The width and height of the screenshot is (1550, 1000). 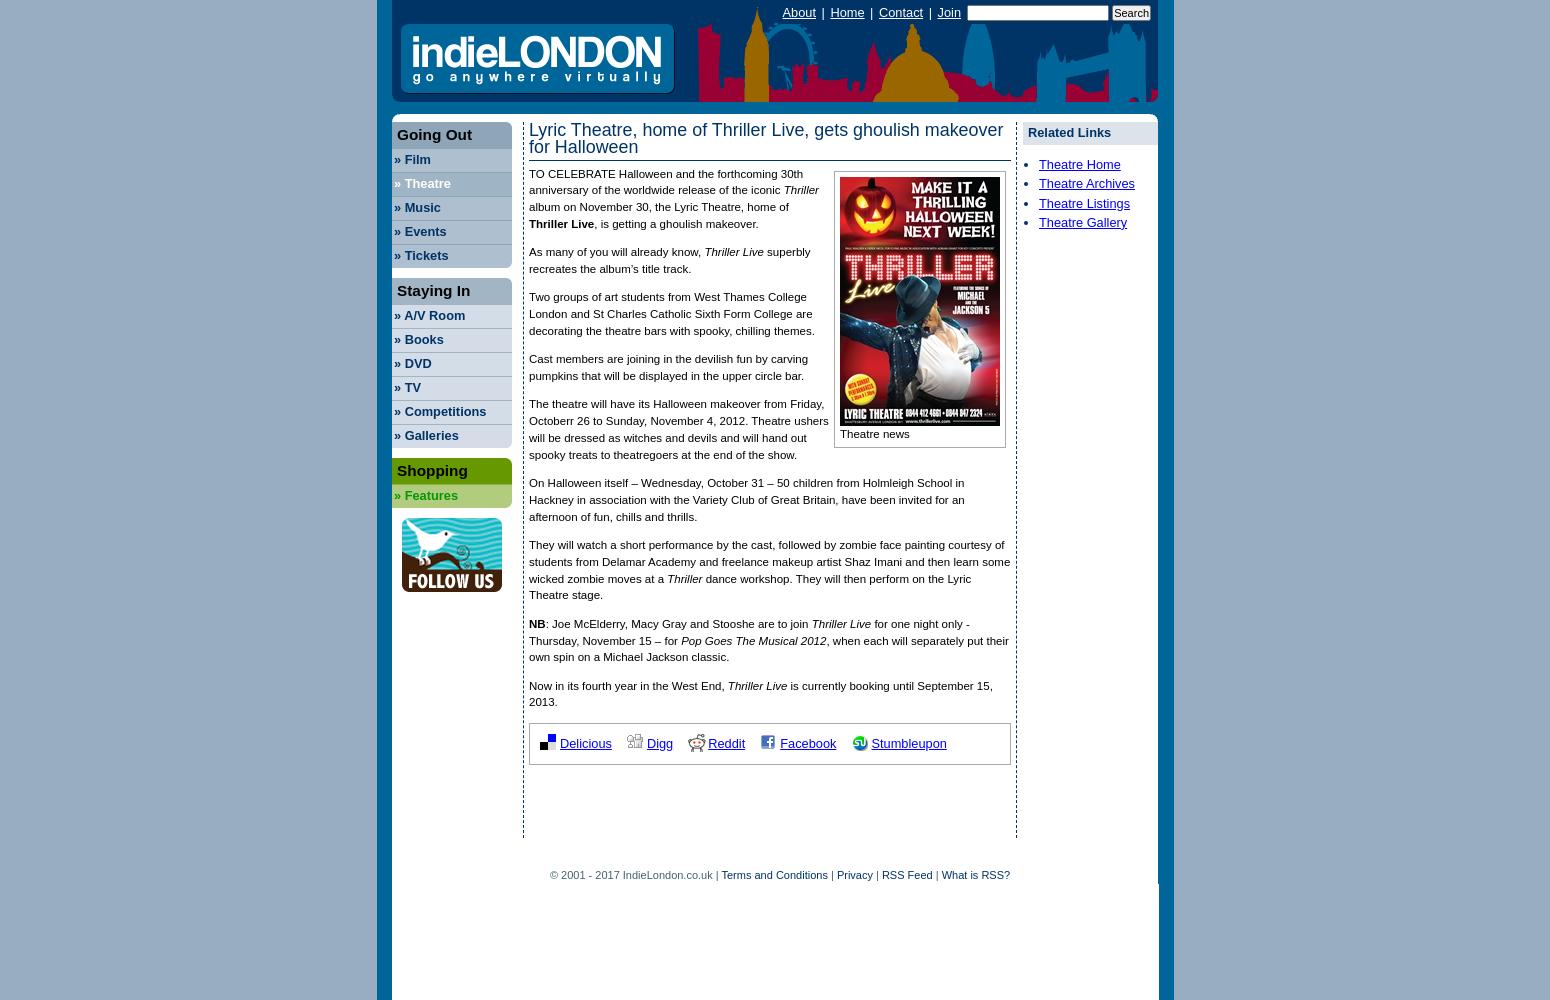 What do you see at coordinates (424, 254) in the screenshot?
I see `'Tickets'` at bounding box center [424, 254].